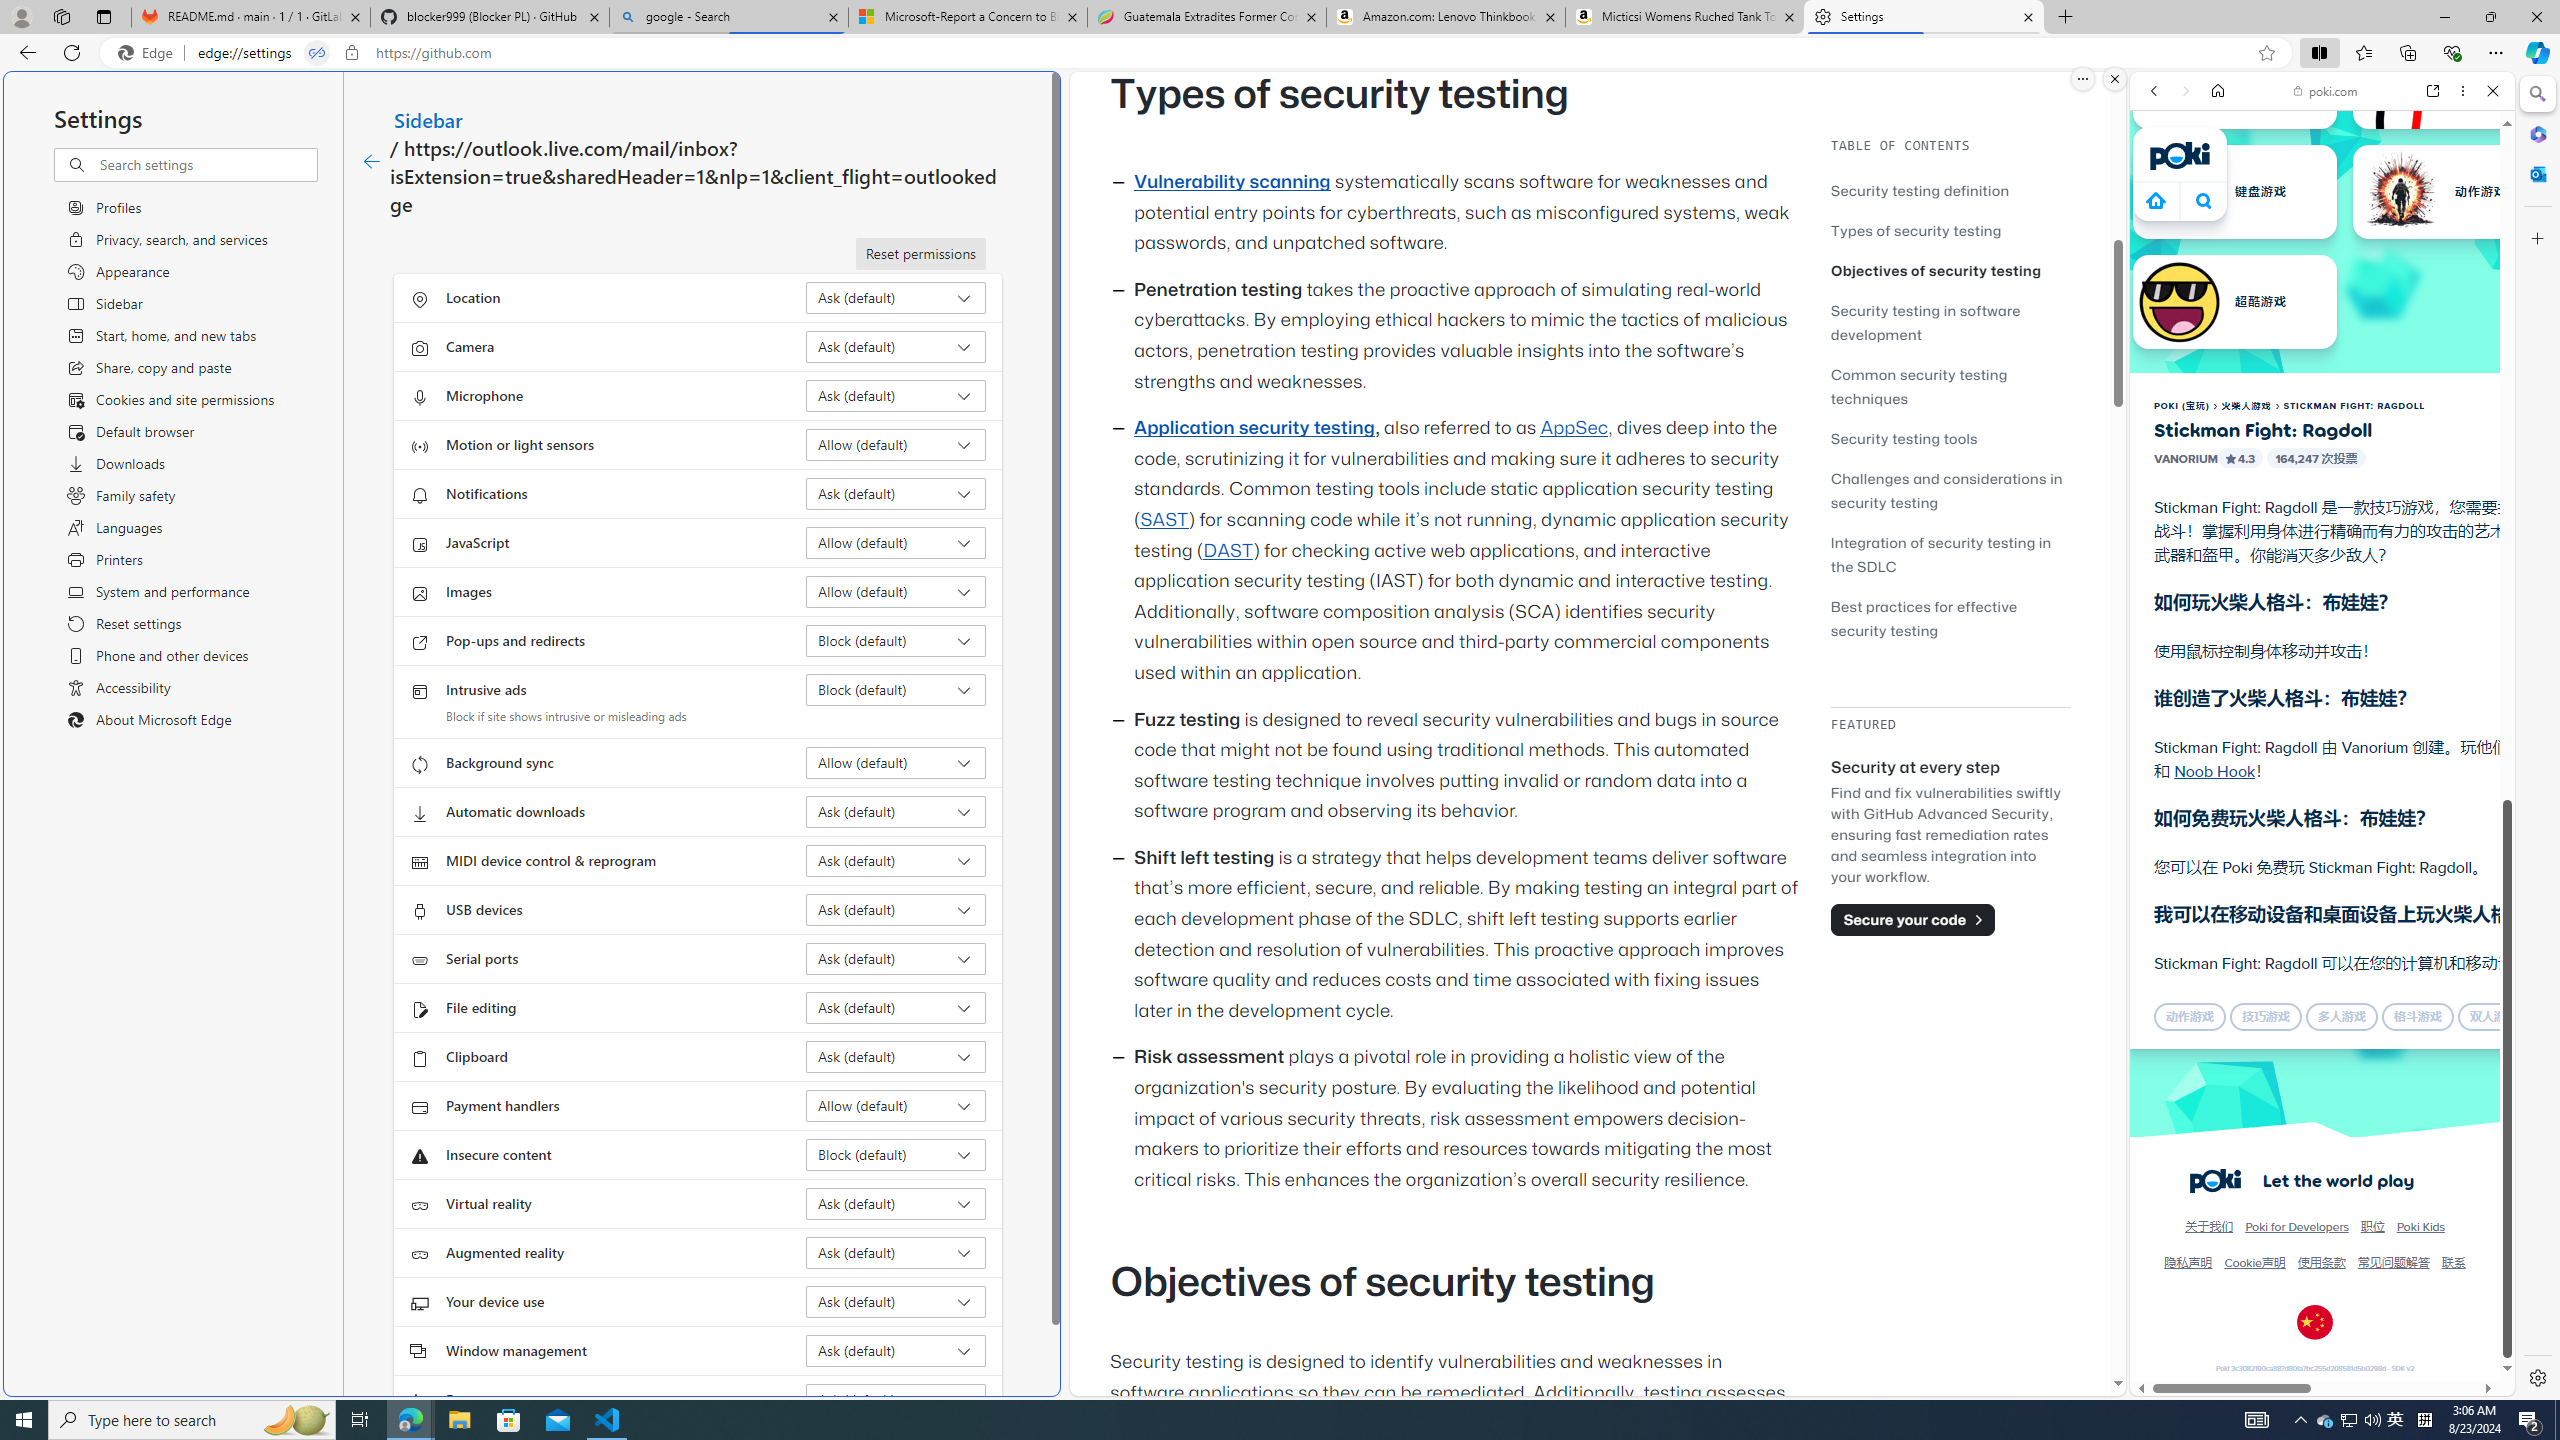 Image resolution: width=2560 pixels, height=1440 pixels. Describe the element at coordinates (896, 298) in the screenshot. I see `'Location Ask (default)'` at that location.